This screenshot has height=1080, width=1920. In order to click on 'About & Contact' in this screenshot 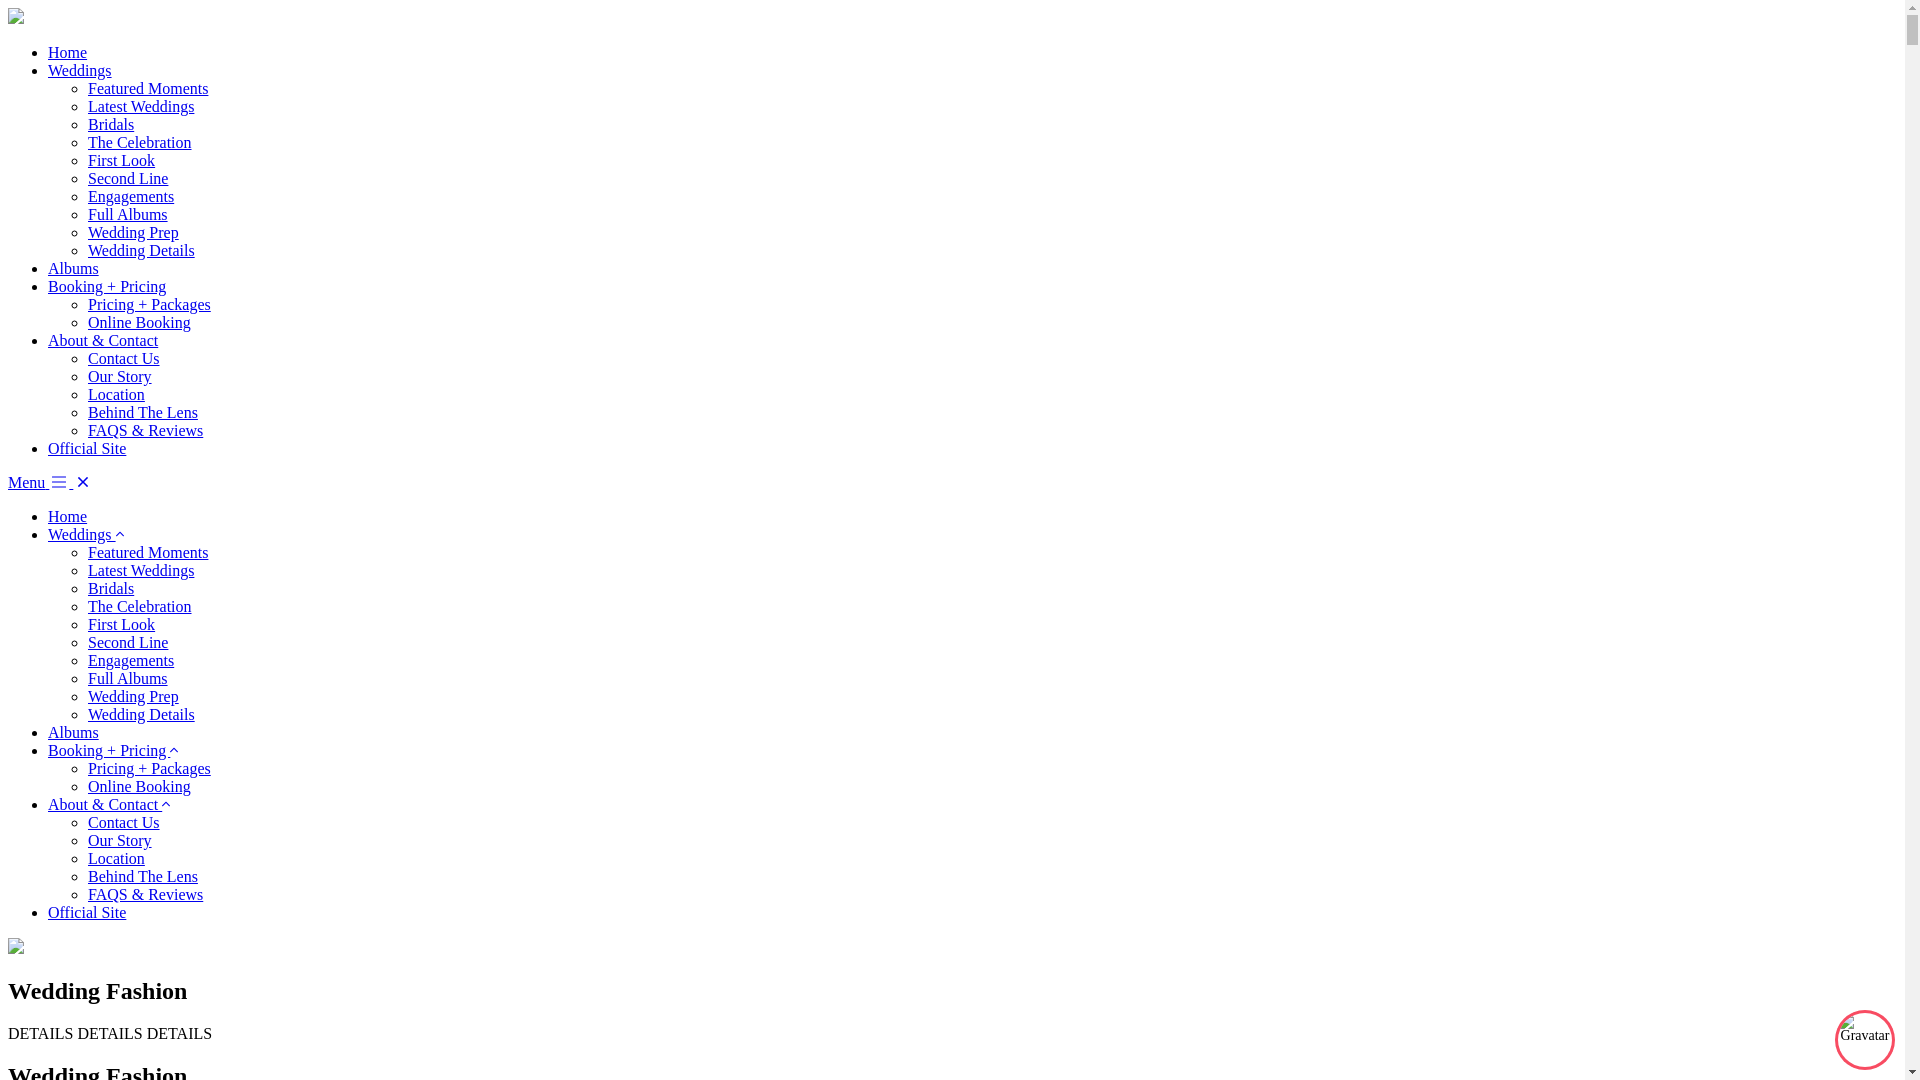, I will do `click(104, 803)`.